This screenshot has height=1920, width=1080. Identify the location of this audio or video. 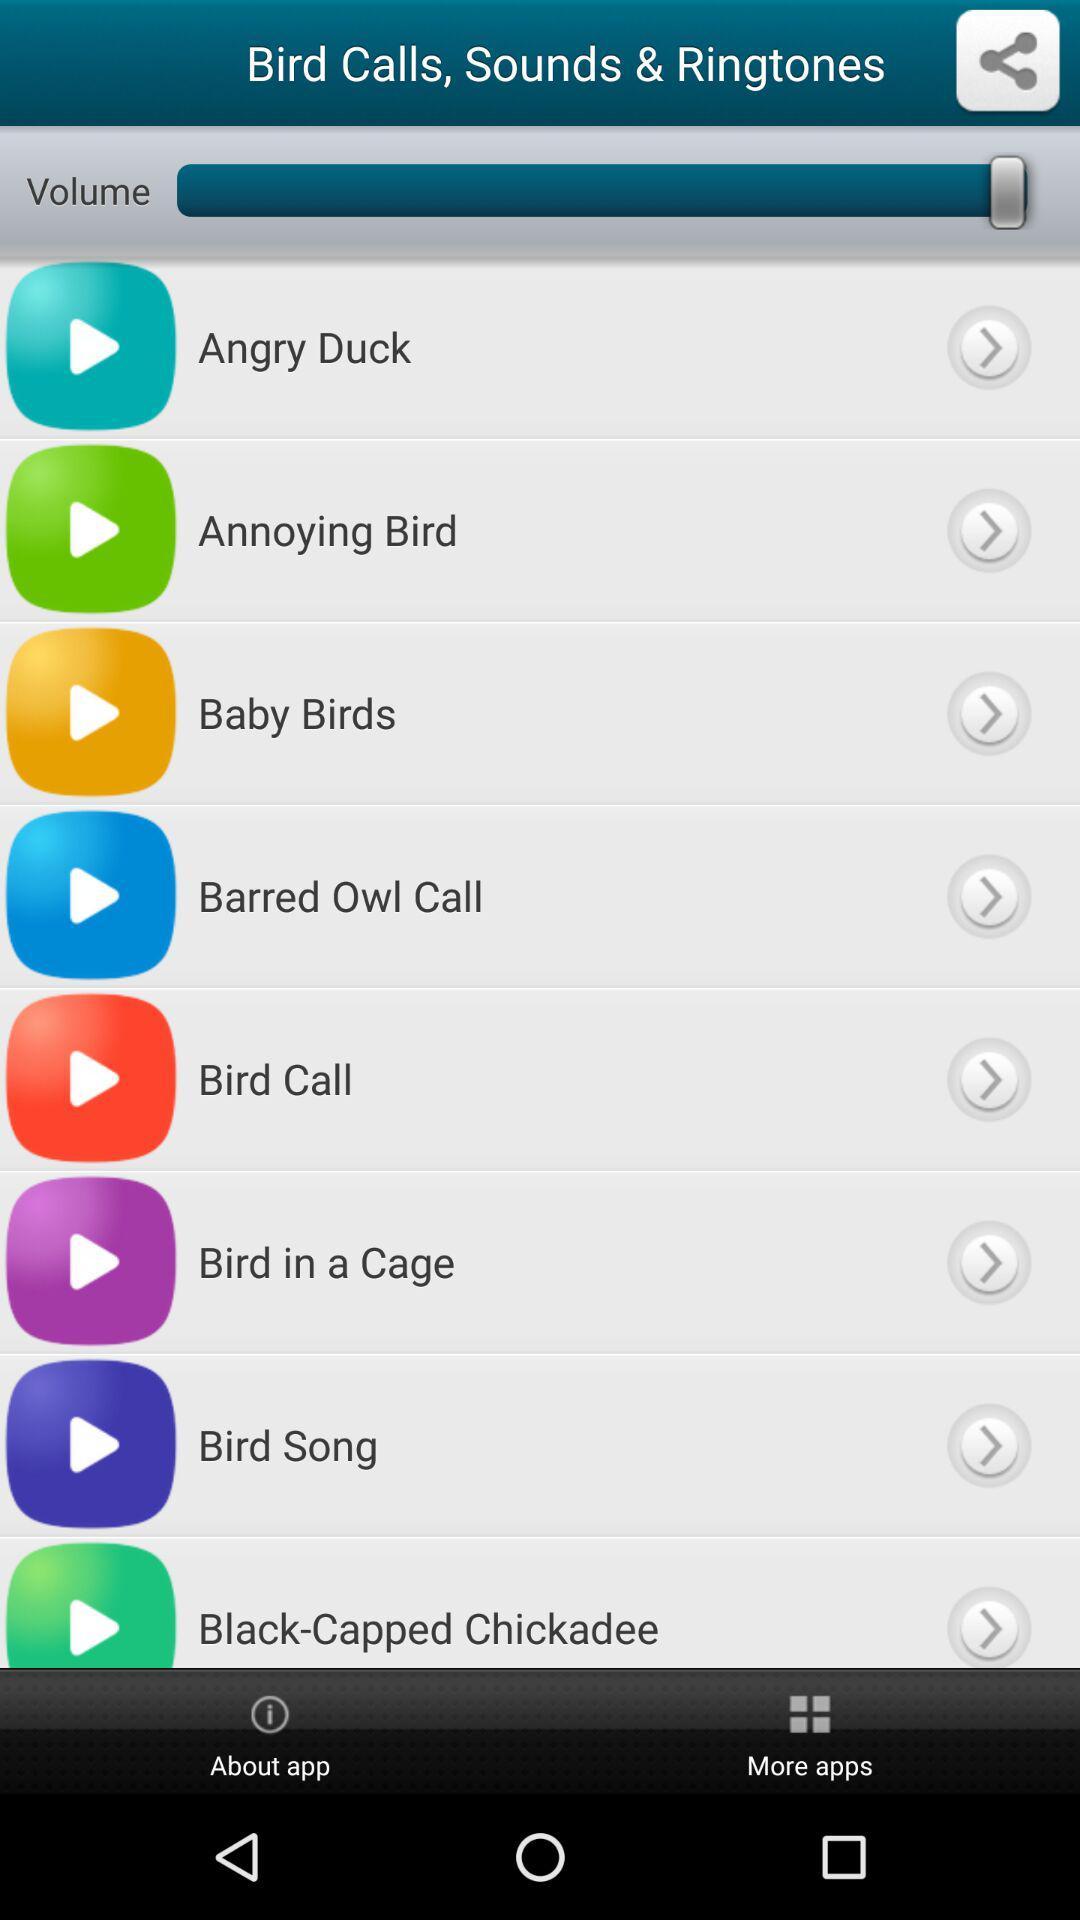
(987, 529).